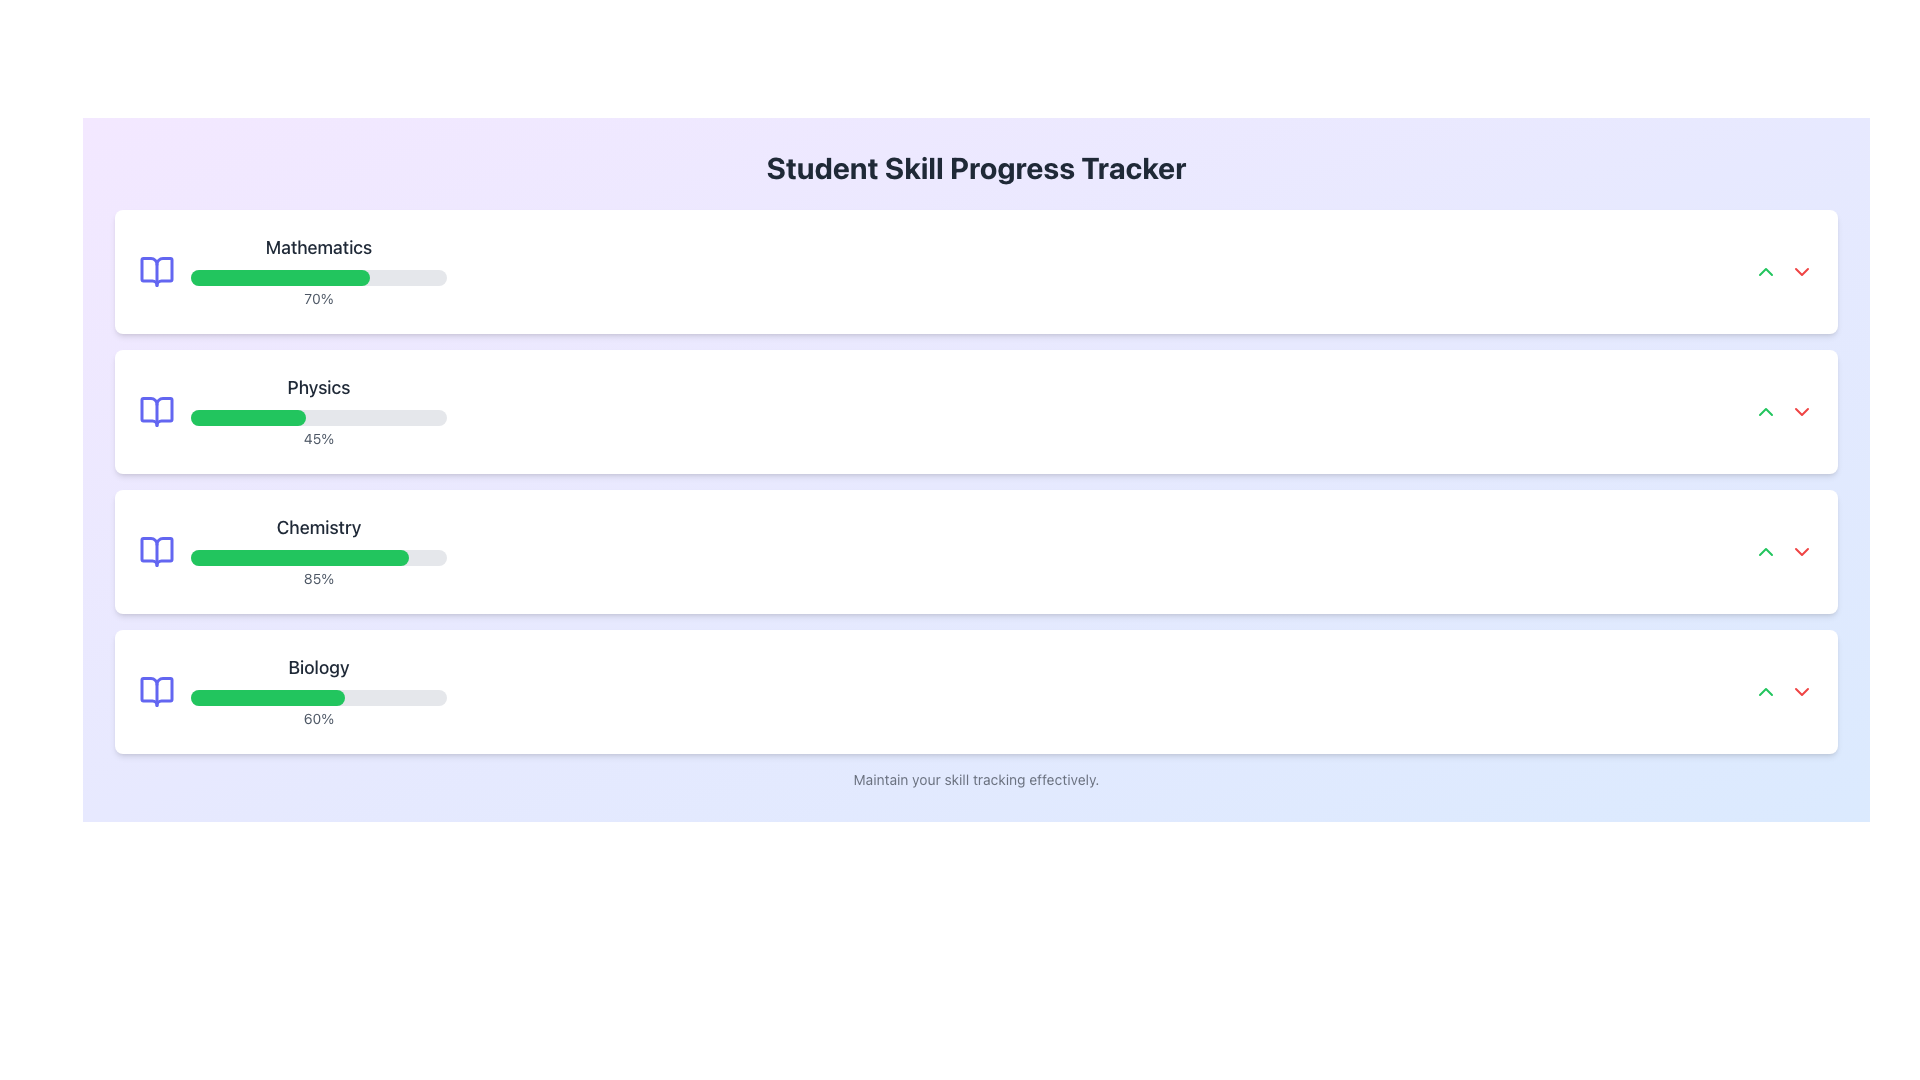 The image size is (1920, 1080). I want to click on the open book icon representing 'Physics' in the subject list, which is the second book icon and positioned to the left of the 'Physics' label, so click(156, 411).